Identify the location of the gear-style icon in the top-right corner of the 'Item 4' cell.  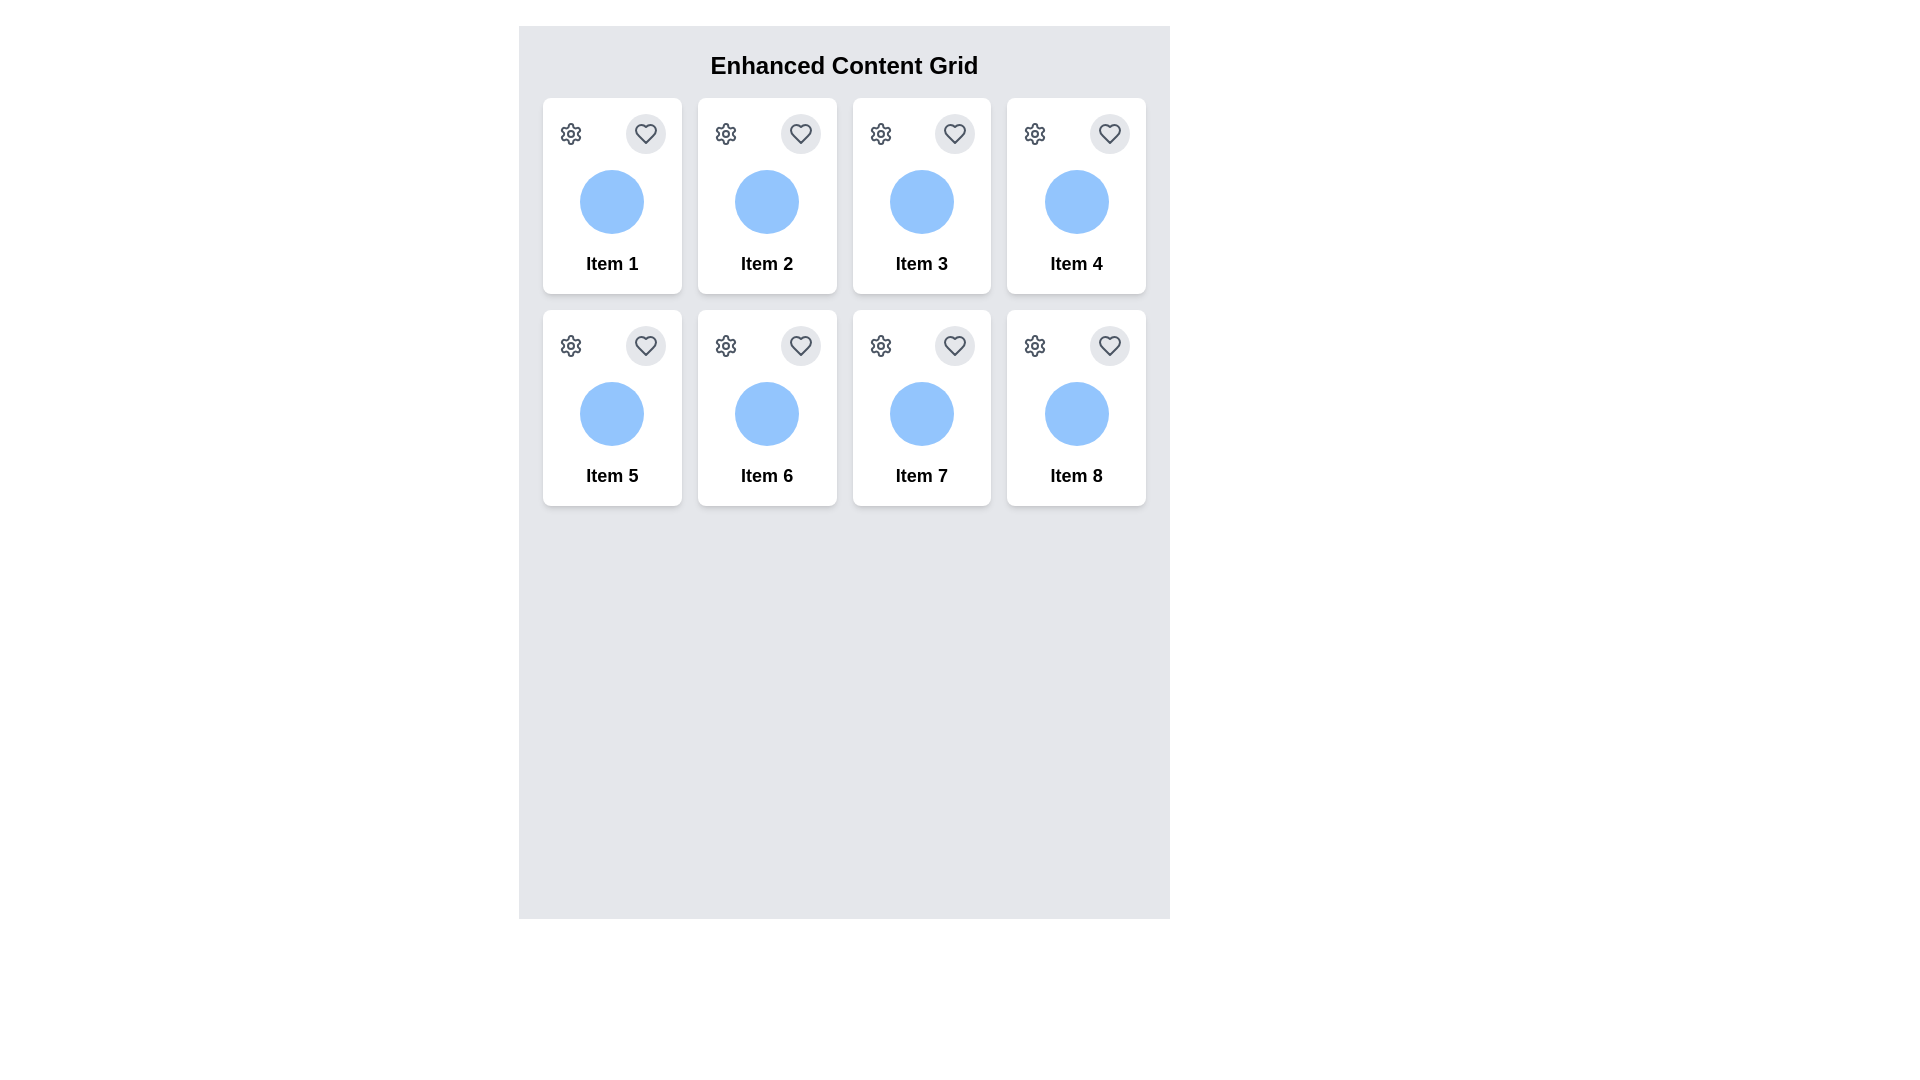
(1035, 134).